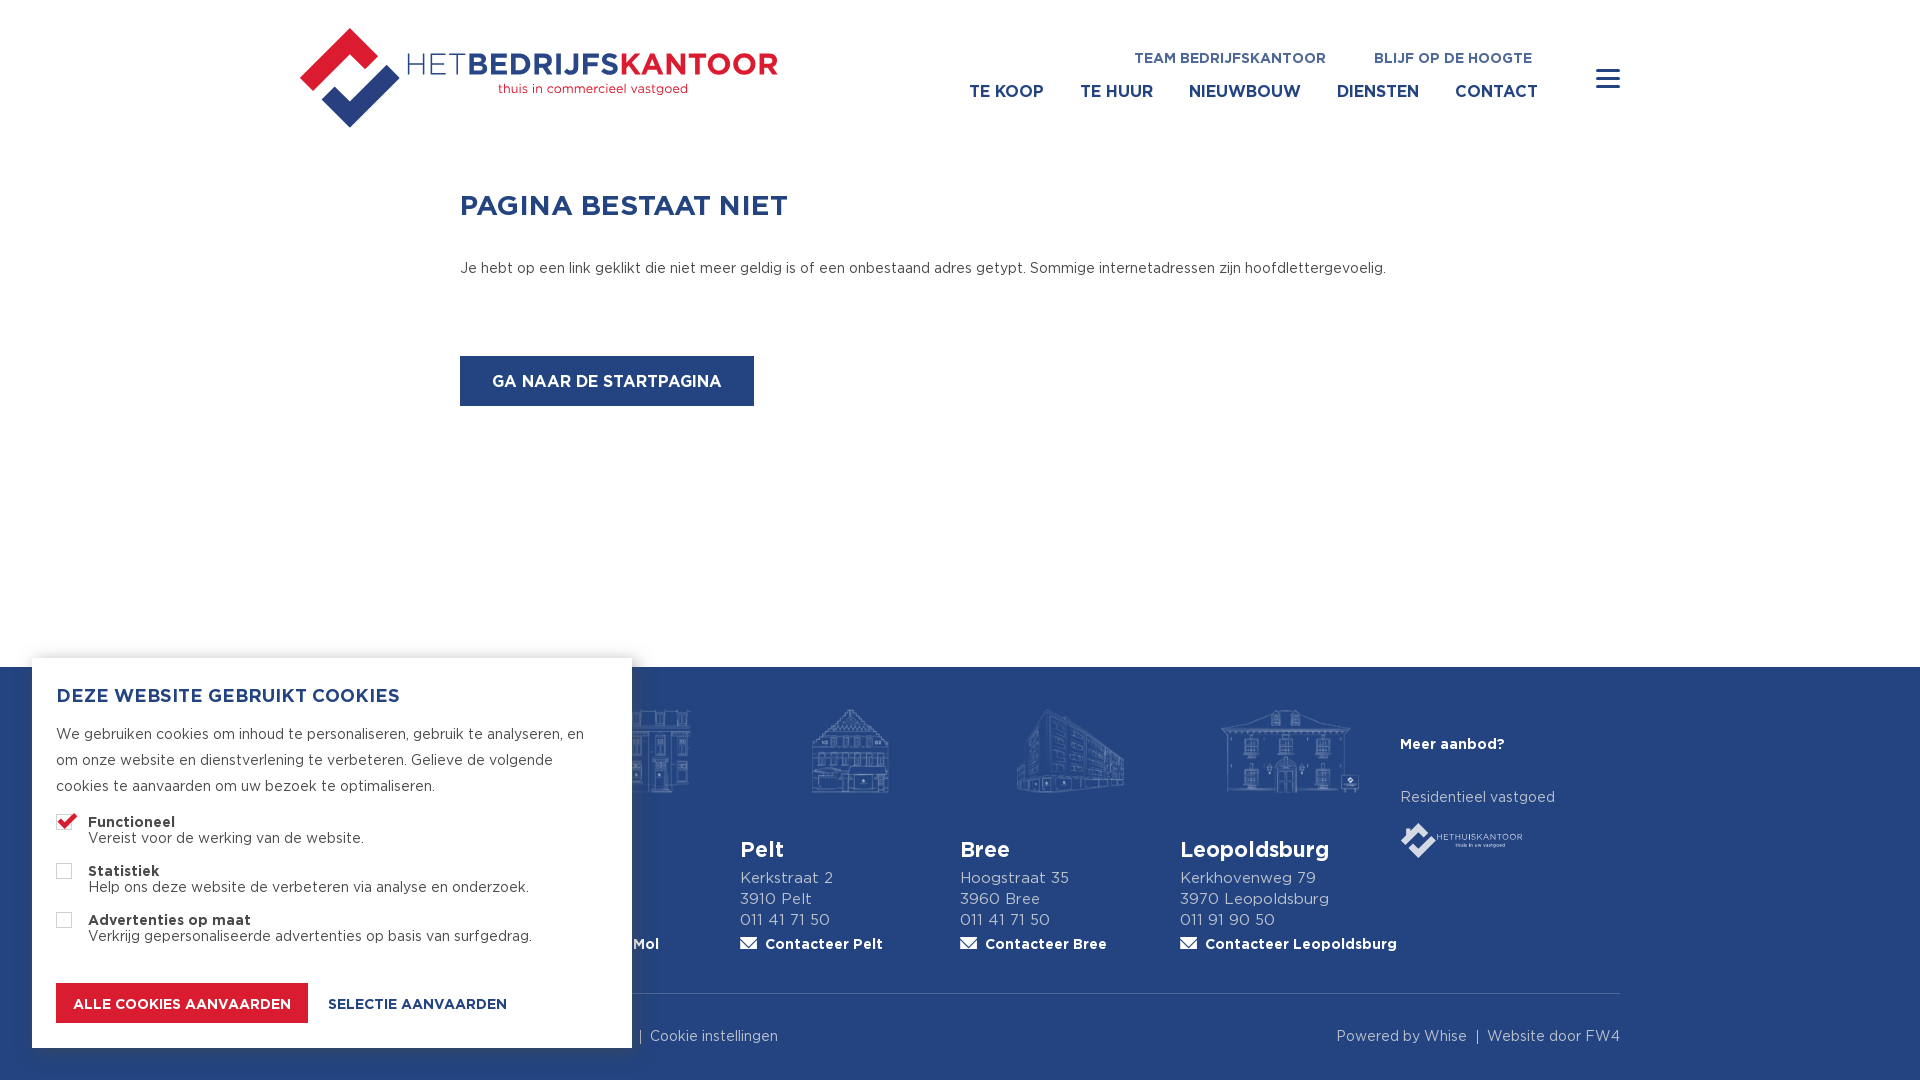 Image resolution: width=1920 pixels, height=1080 pixels. I want to click on 'SELECTIE AANVAARDEN', so click(416, 1003).